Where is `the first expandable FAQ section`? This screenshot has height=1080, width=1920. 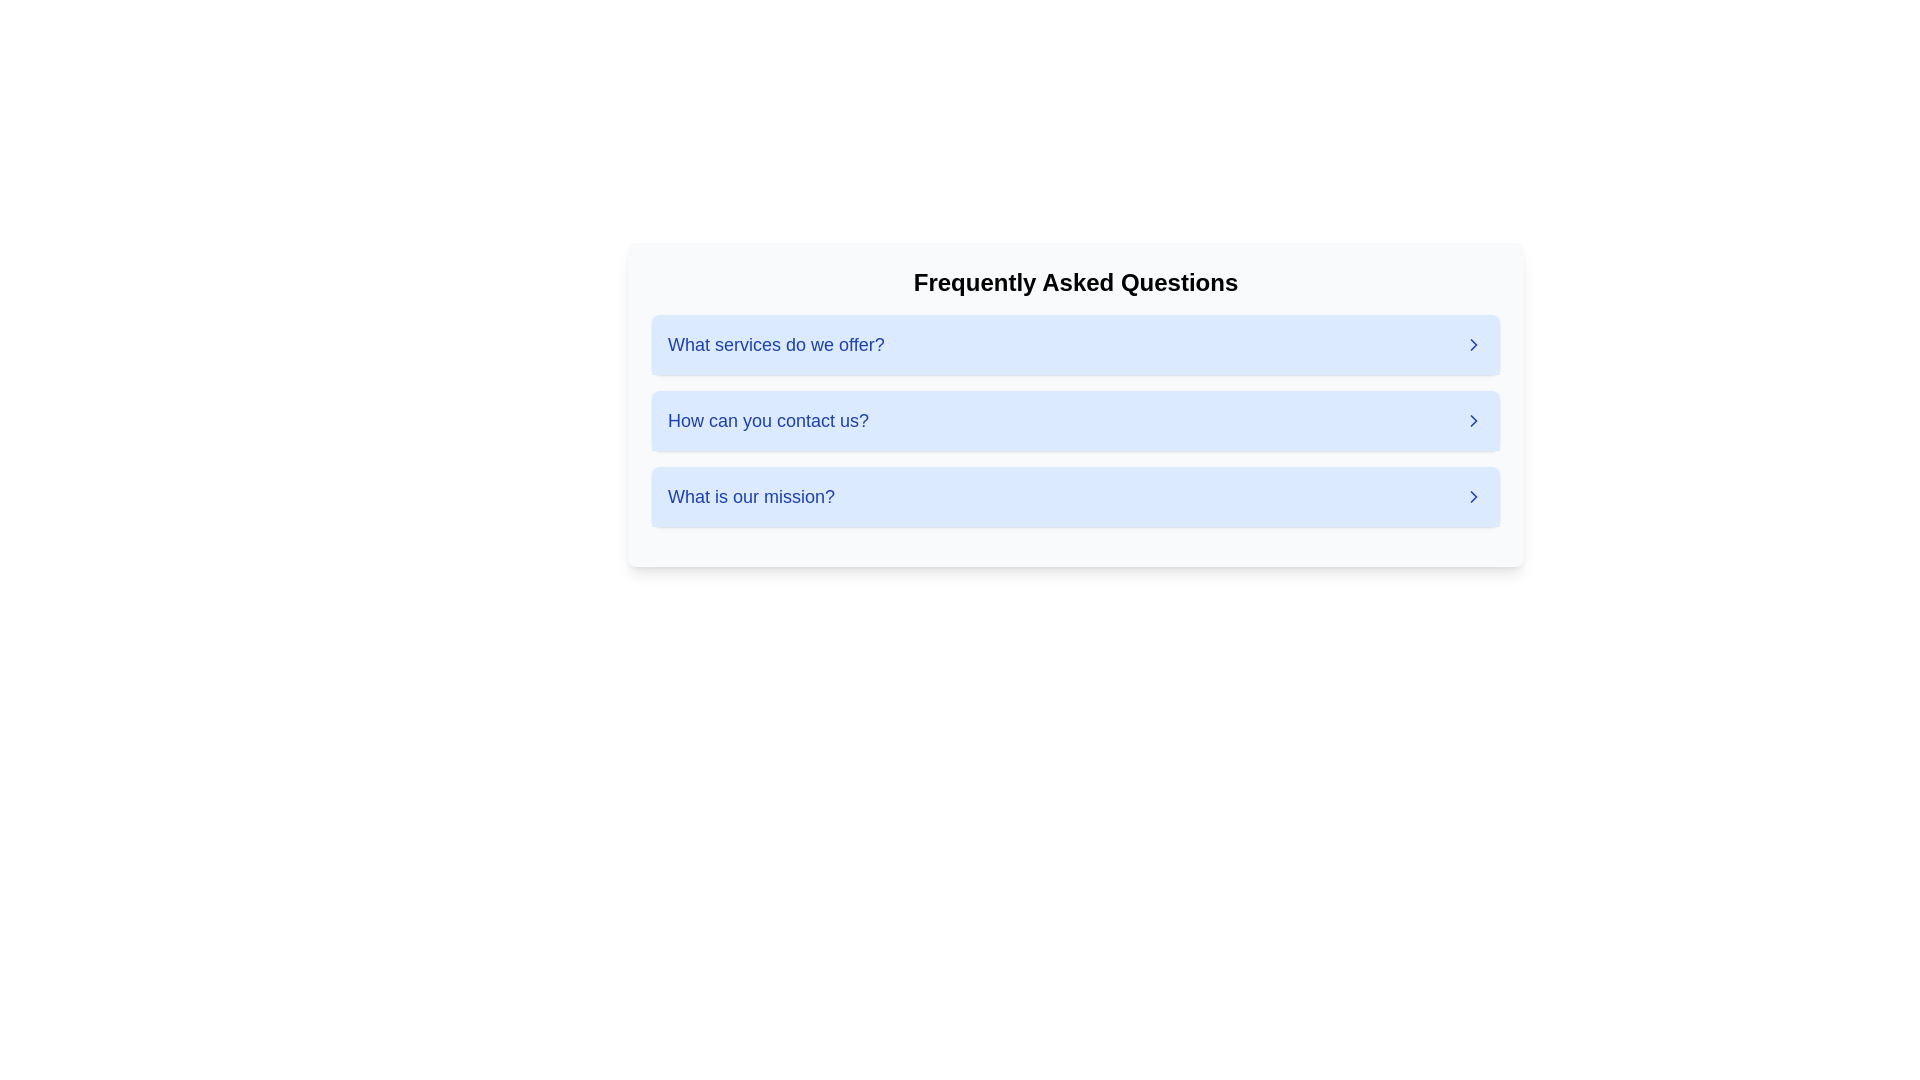
the first expandable FAQ section is located at coordinates (1074, 343).